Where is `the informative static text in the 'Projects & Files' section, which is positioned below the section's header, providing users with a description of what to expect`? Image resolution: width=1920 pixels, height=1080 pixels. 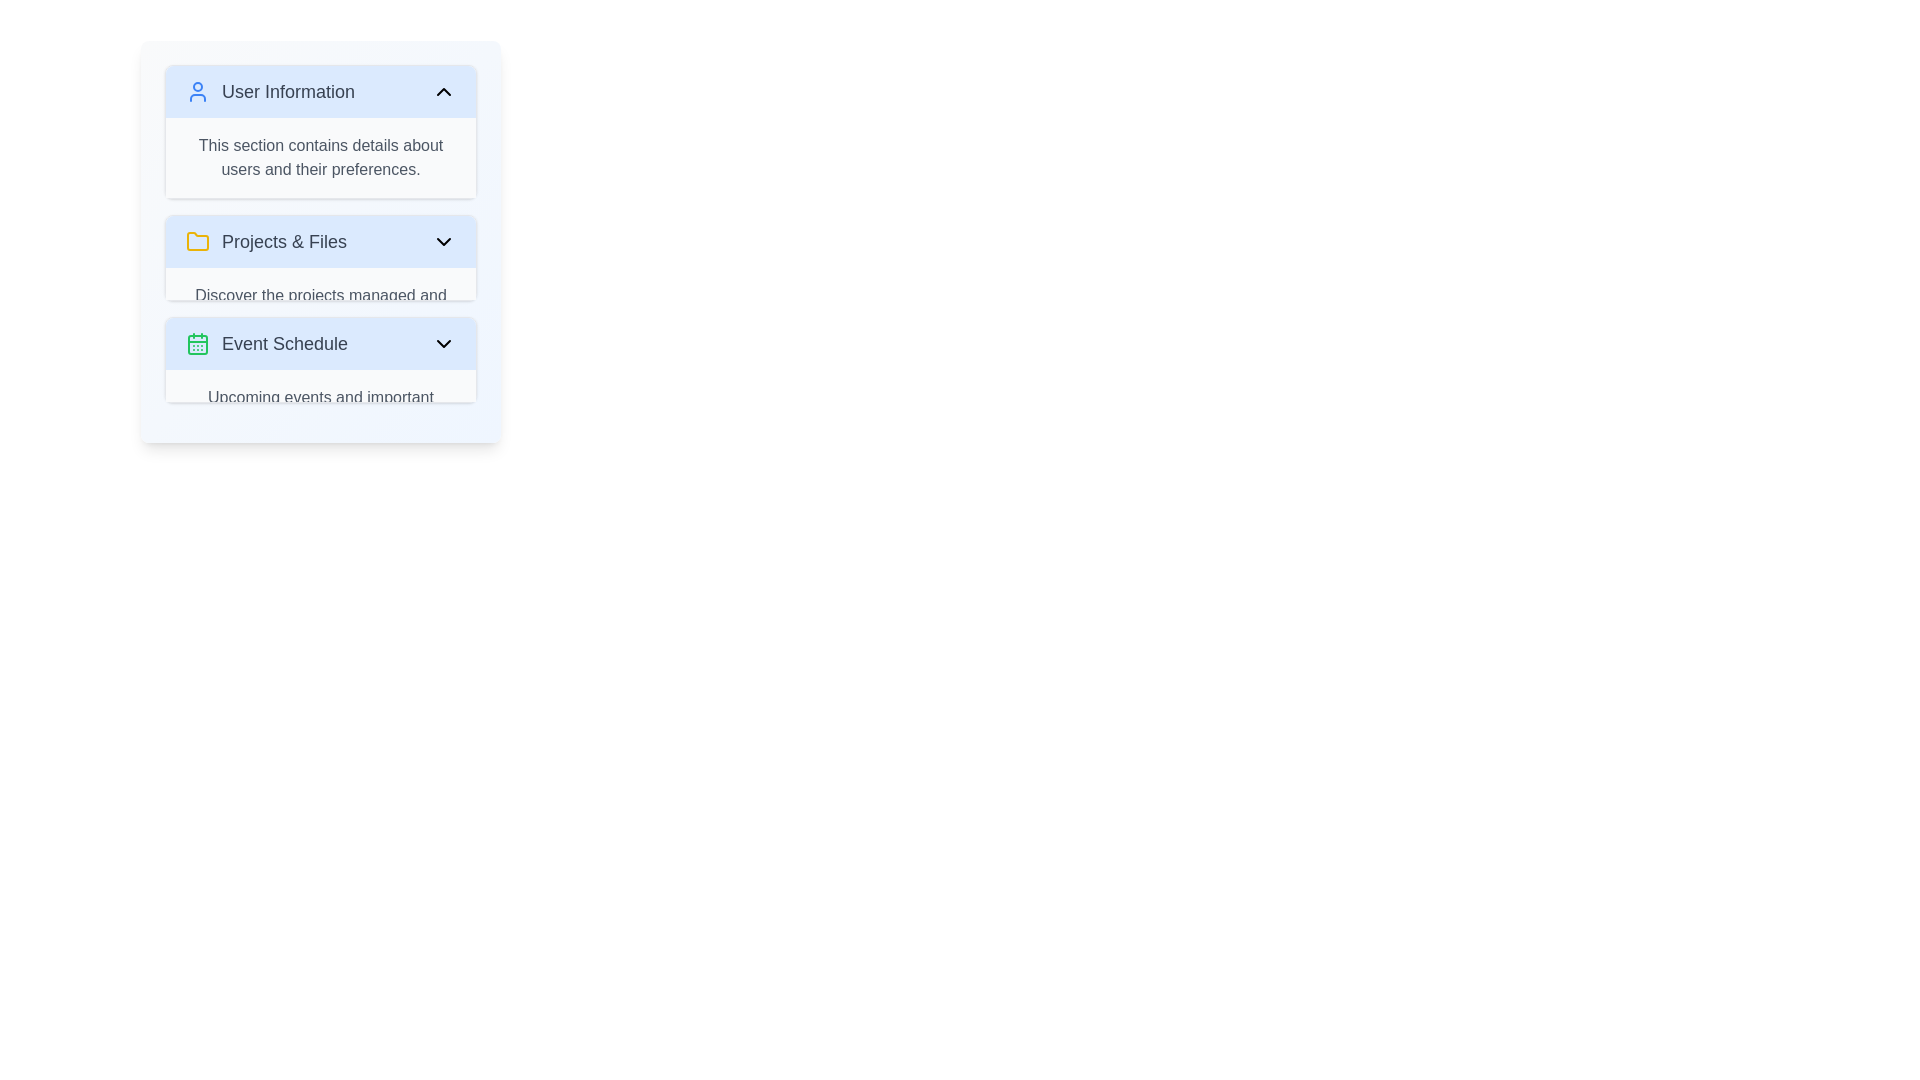 the informative static text in the 'Projects & Files' section, which is positioned below the section's header, providing users with a description of what to expect is located at coordinates (321, 308).